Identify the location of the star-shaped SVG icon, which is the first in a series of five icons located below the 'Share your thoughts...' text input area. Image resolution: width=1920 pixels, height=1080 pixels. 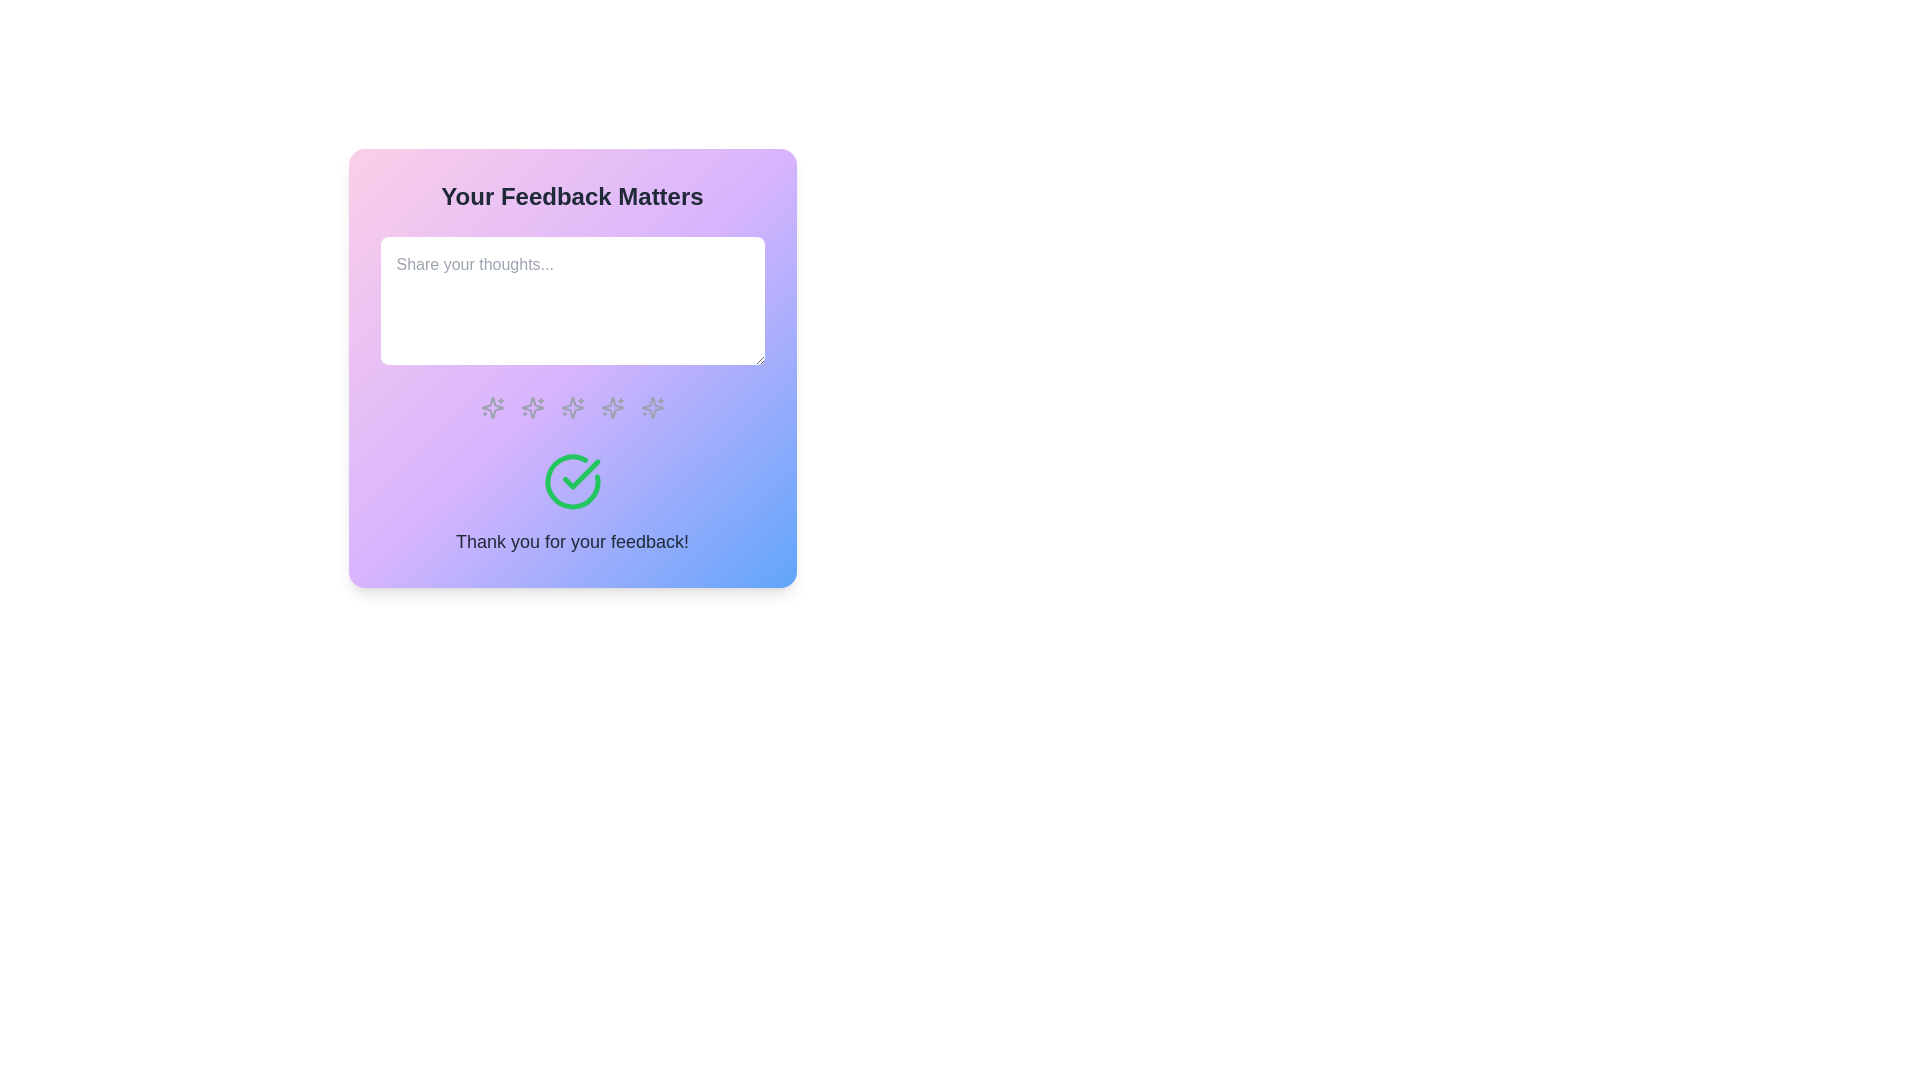
(532, 407).